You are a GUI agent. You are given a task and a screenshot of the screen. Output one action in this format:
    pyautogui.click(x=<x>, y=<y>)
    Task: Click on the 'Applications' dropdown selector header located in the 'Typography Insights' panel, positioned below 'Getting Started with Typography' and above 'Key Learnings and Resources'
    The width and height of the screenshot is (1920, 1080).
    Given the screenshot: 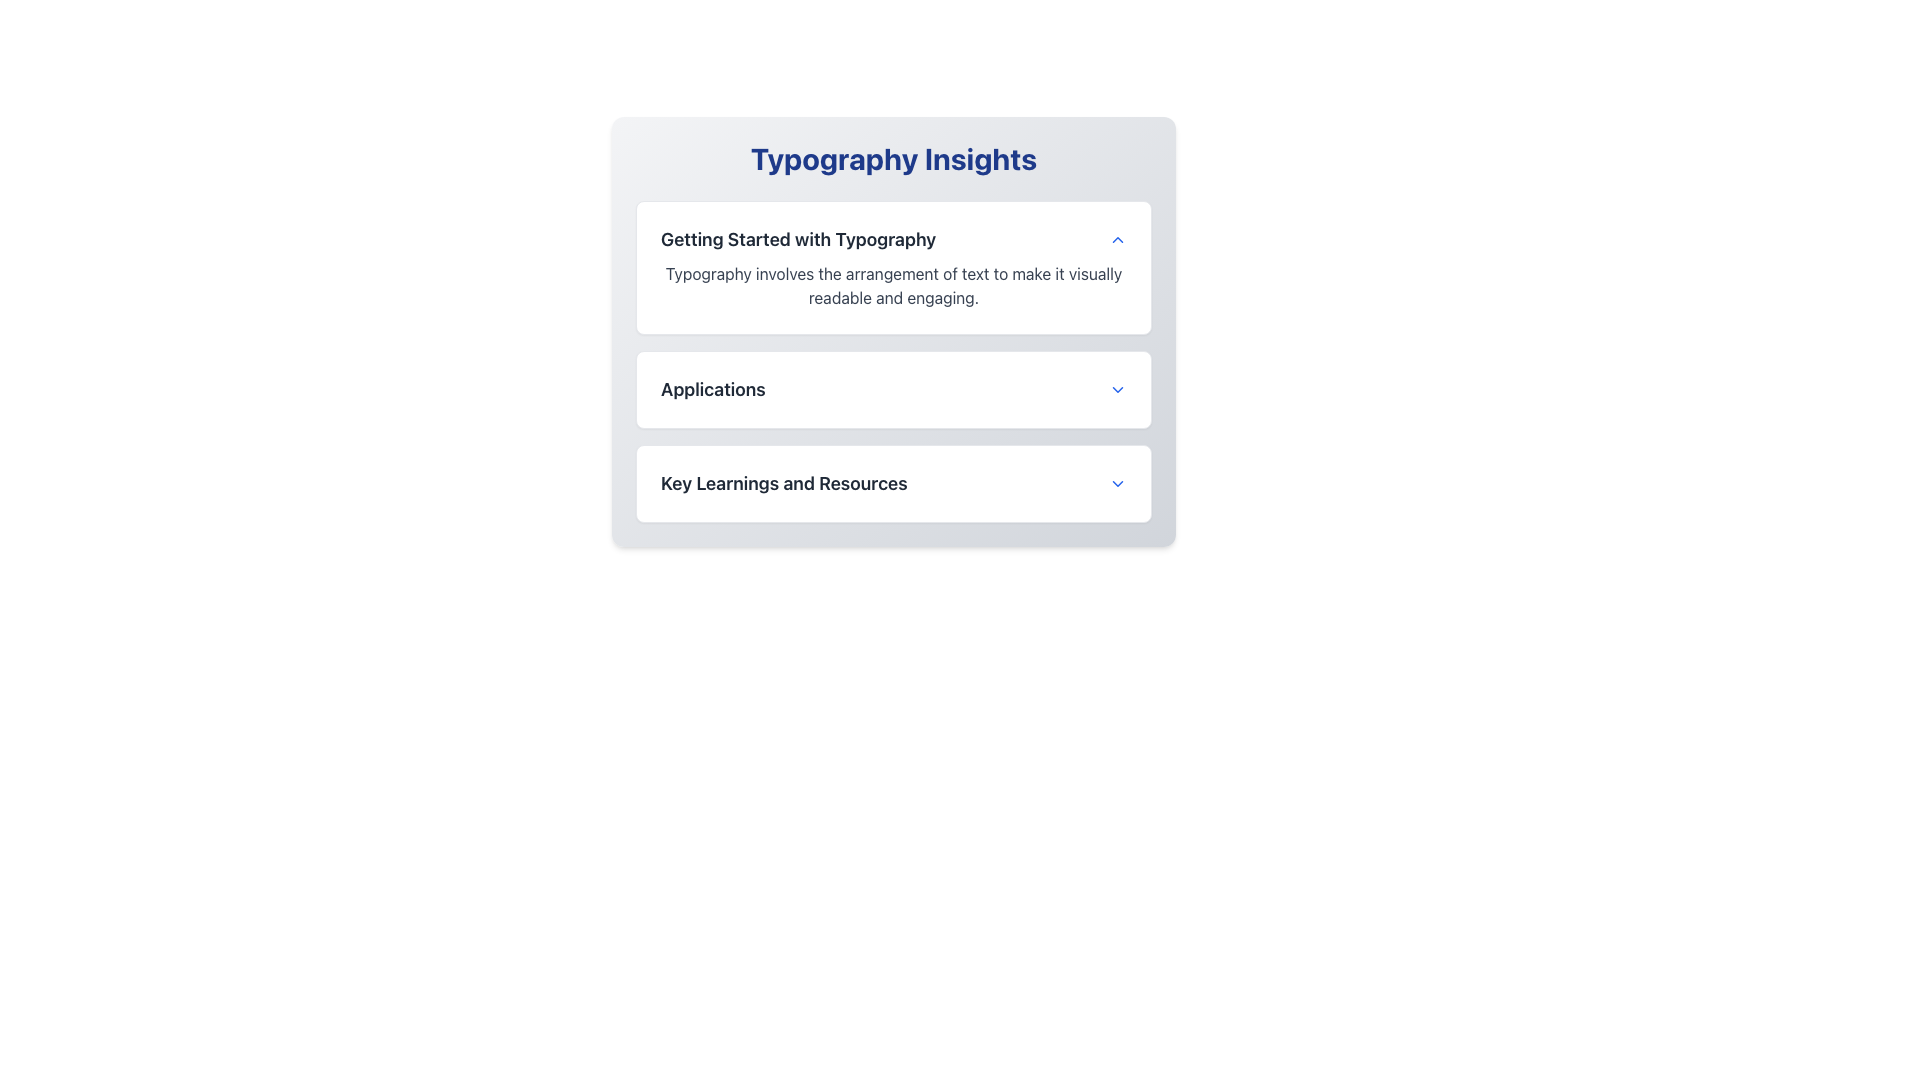 What is the action you would take?
    pyautogui.click(x=892, y=389)
    